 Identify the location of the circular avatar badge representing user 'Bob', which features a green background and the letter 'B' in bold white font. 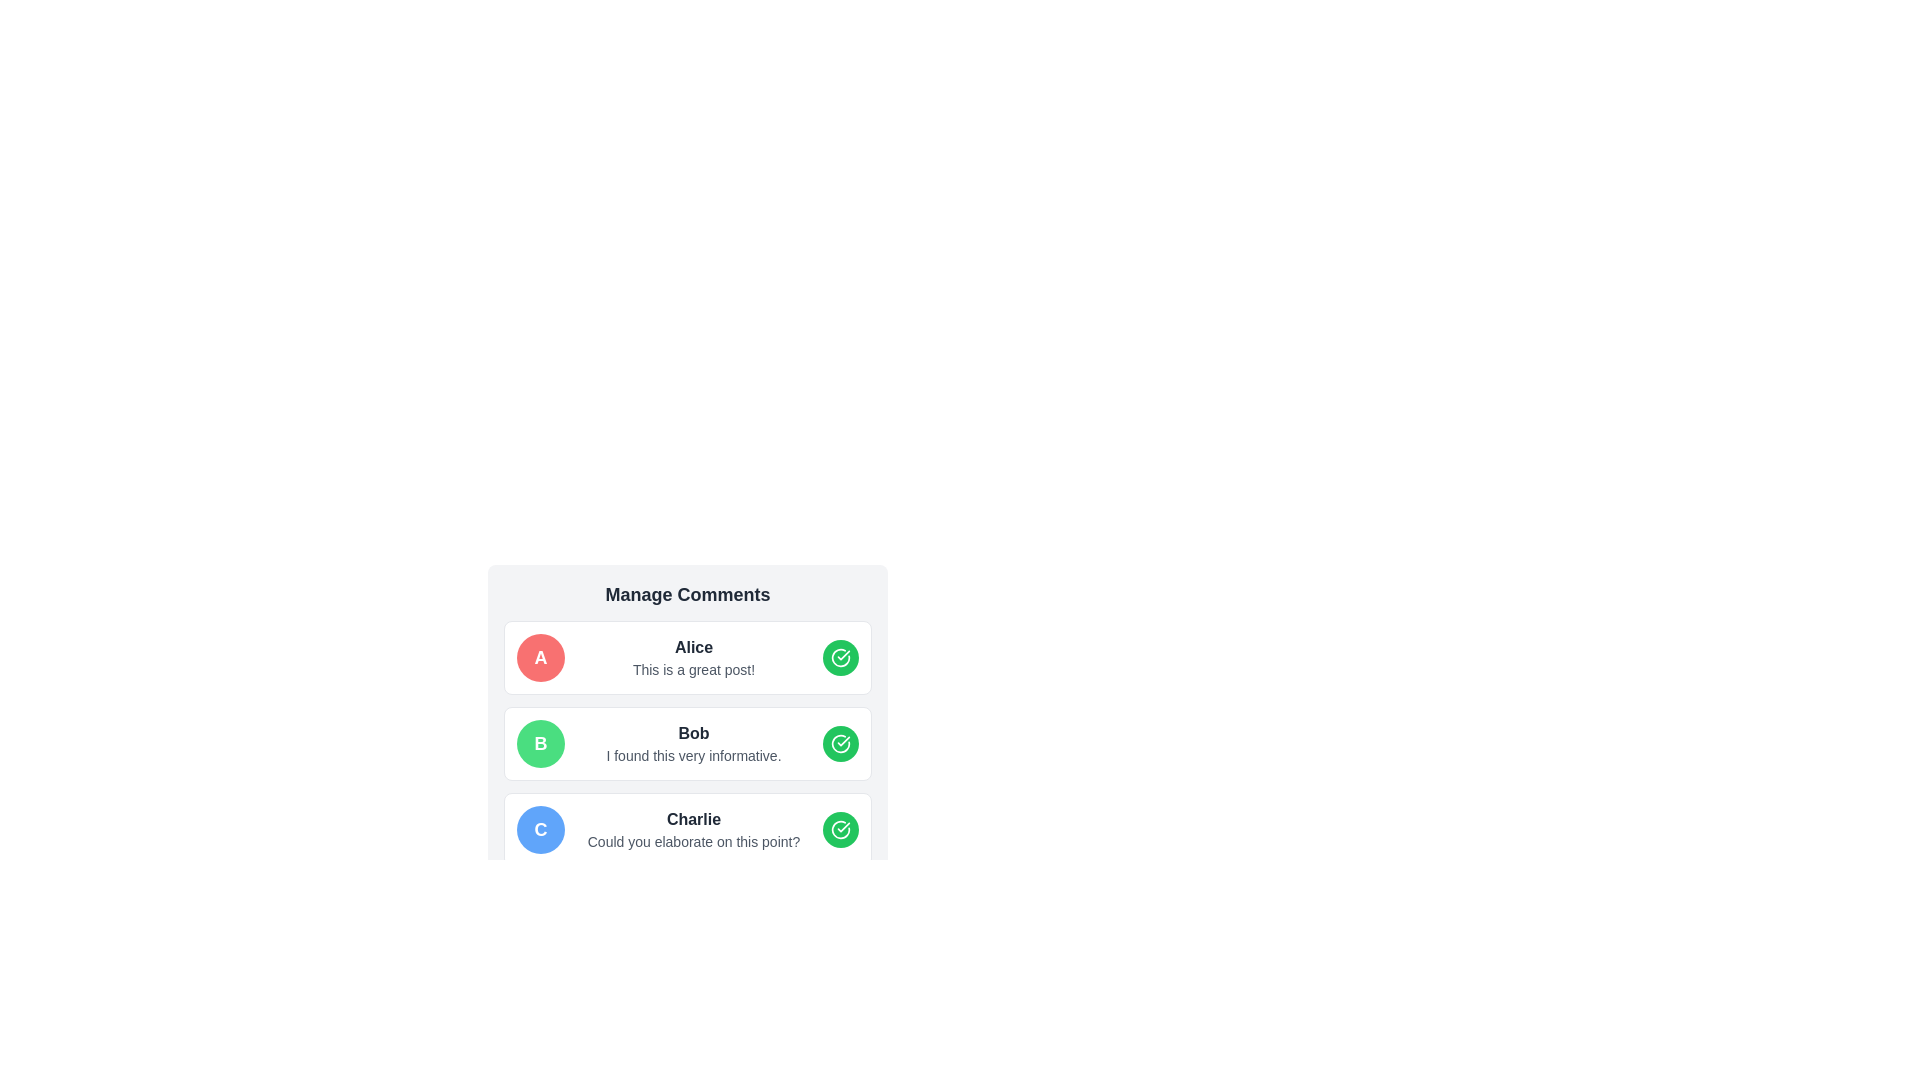
(541, 744).